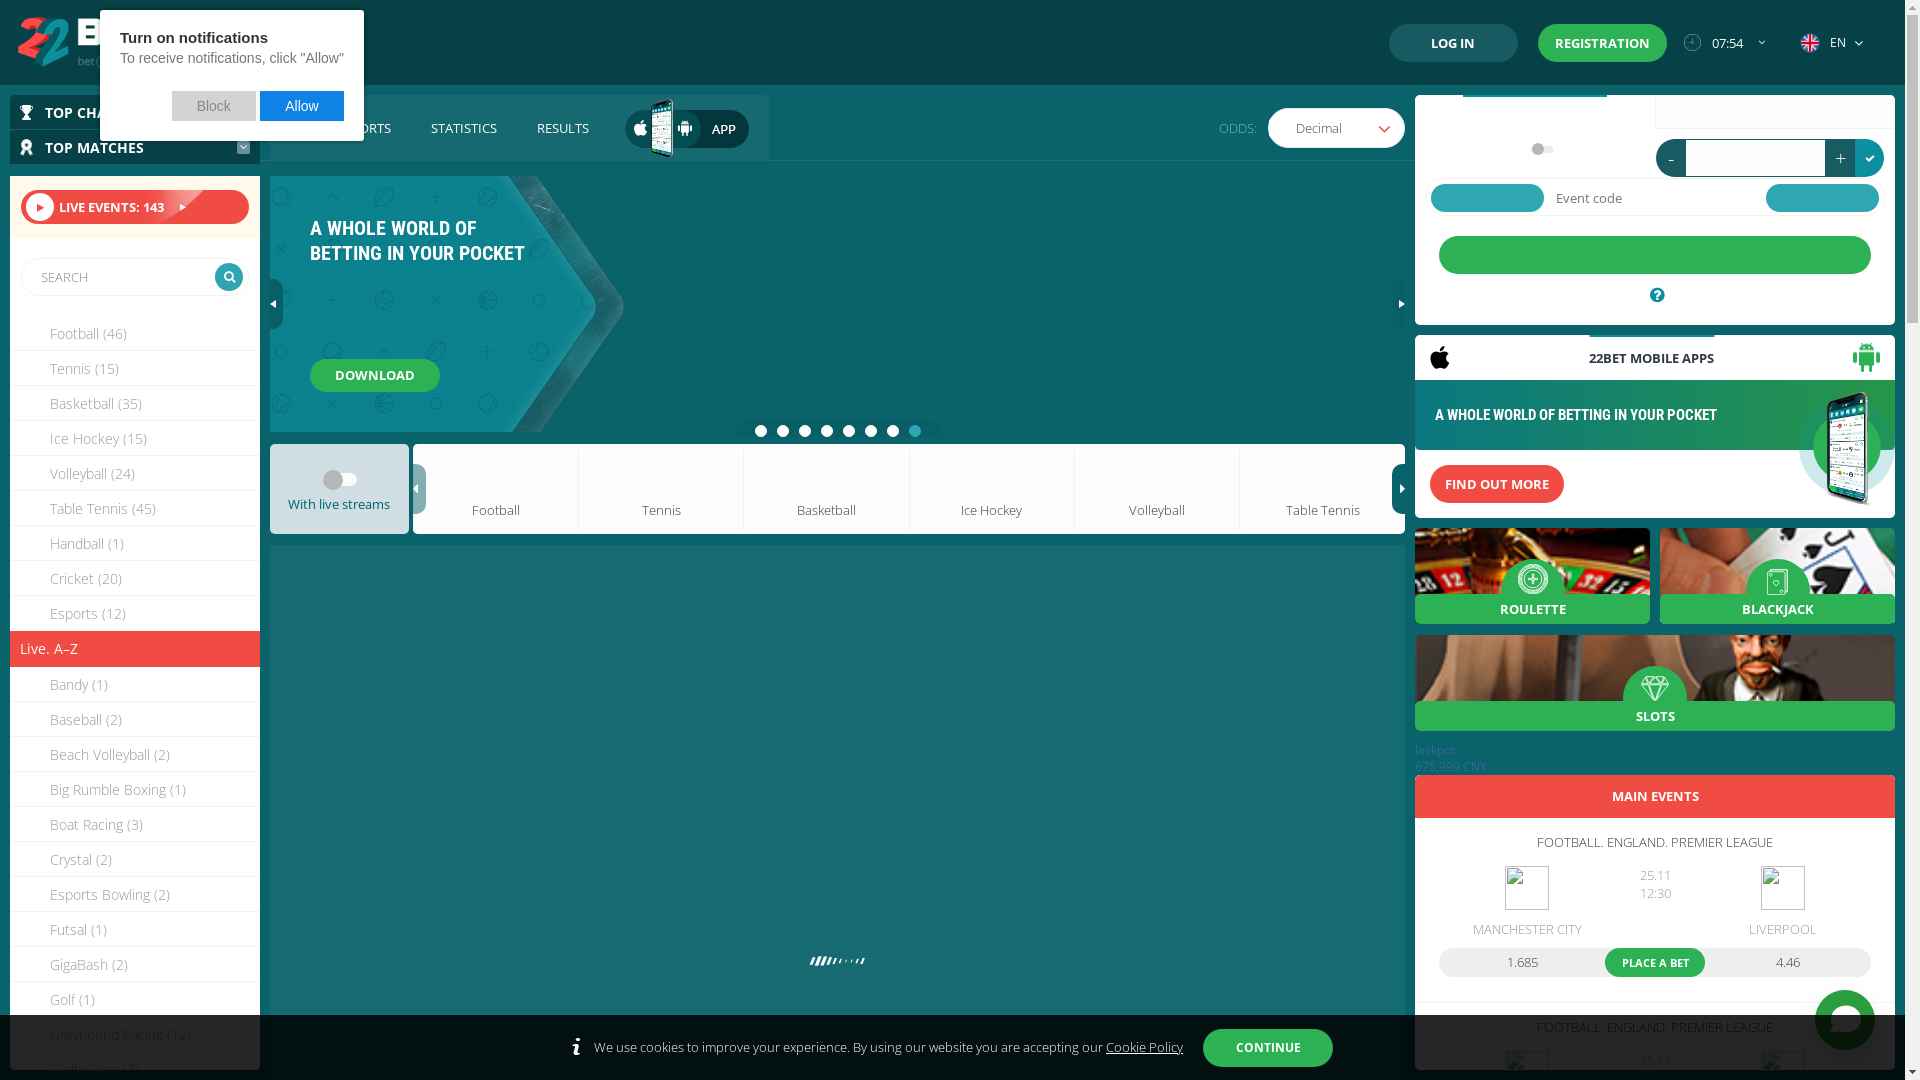 This screenshot has height=1080, width=1920. I want to click on 'Volleyball, so click(133, 473).